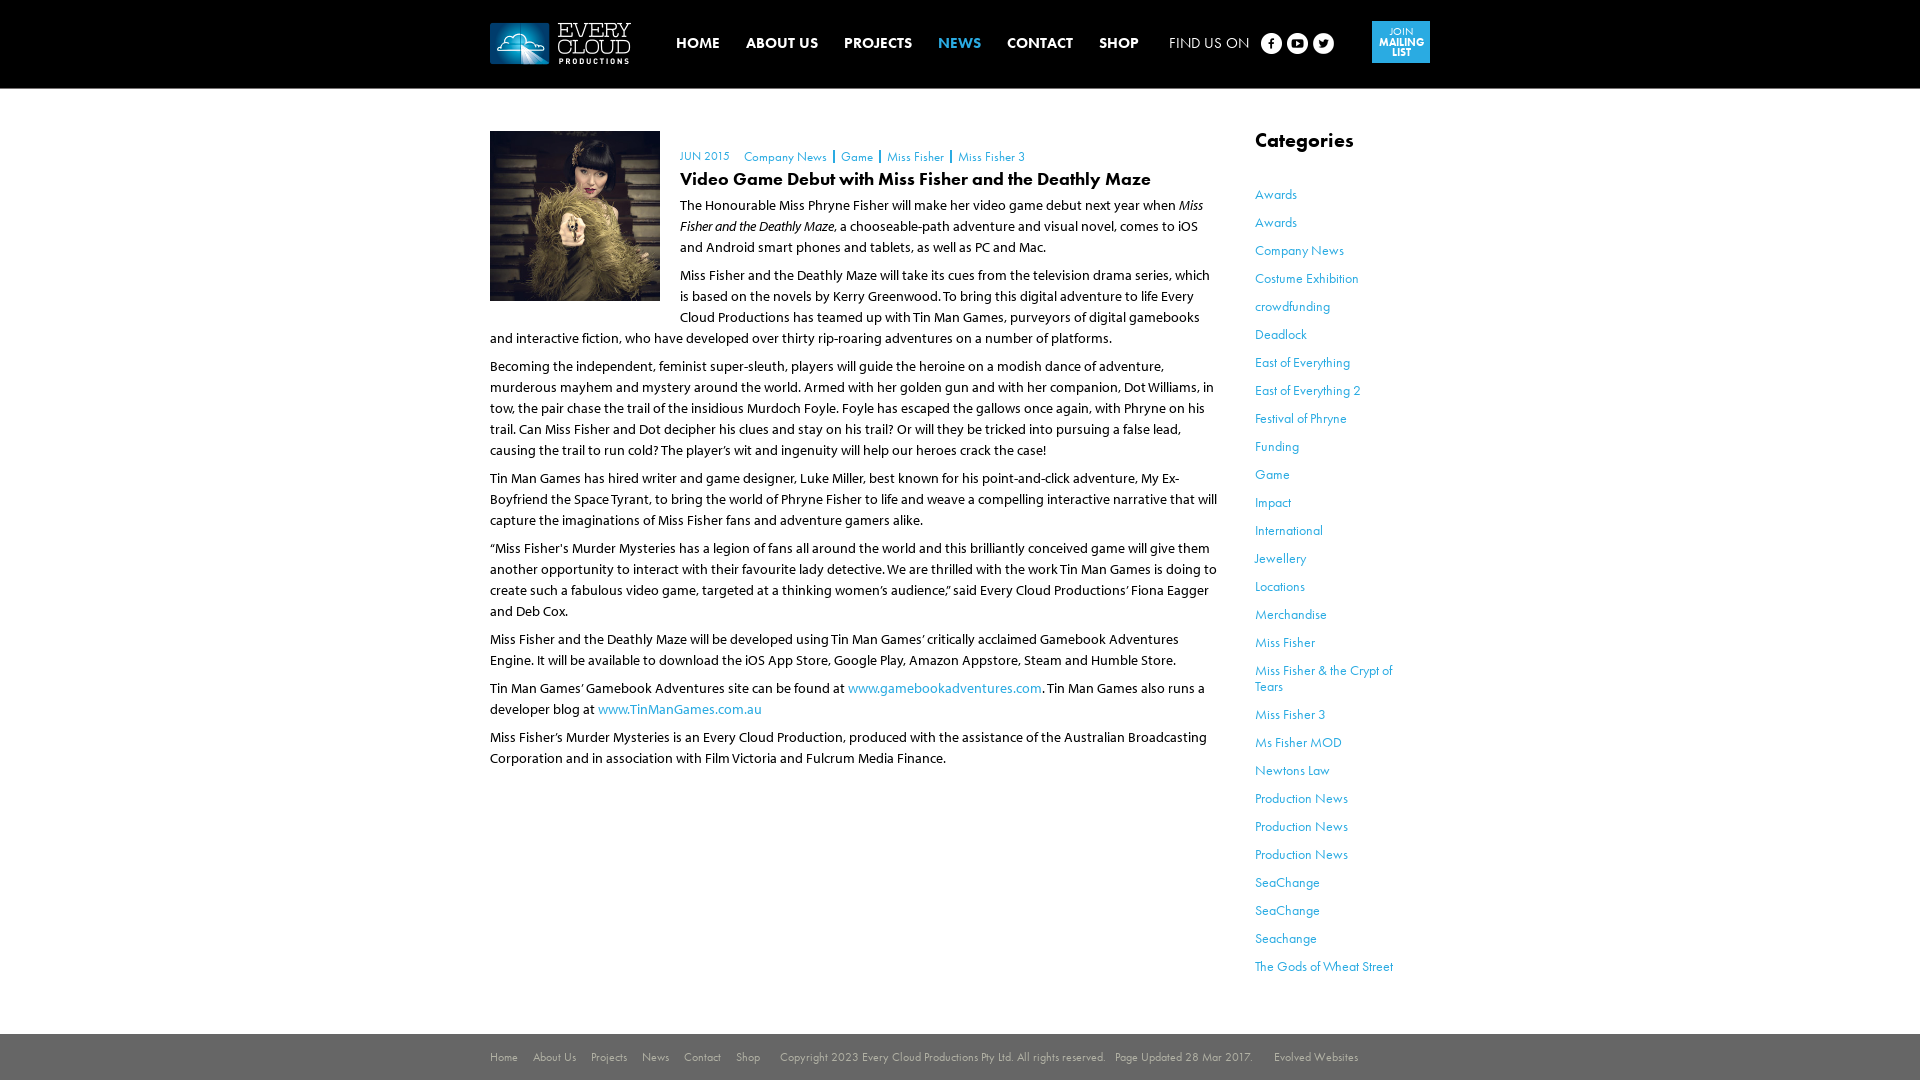  I want to click on 'Evolved Websites', so click(1315, 1055).